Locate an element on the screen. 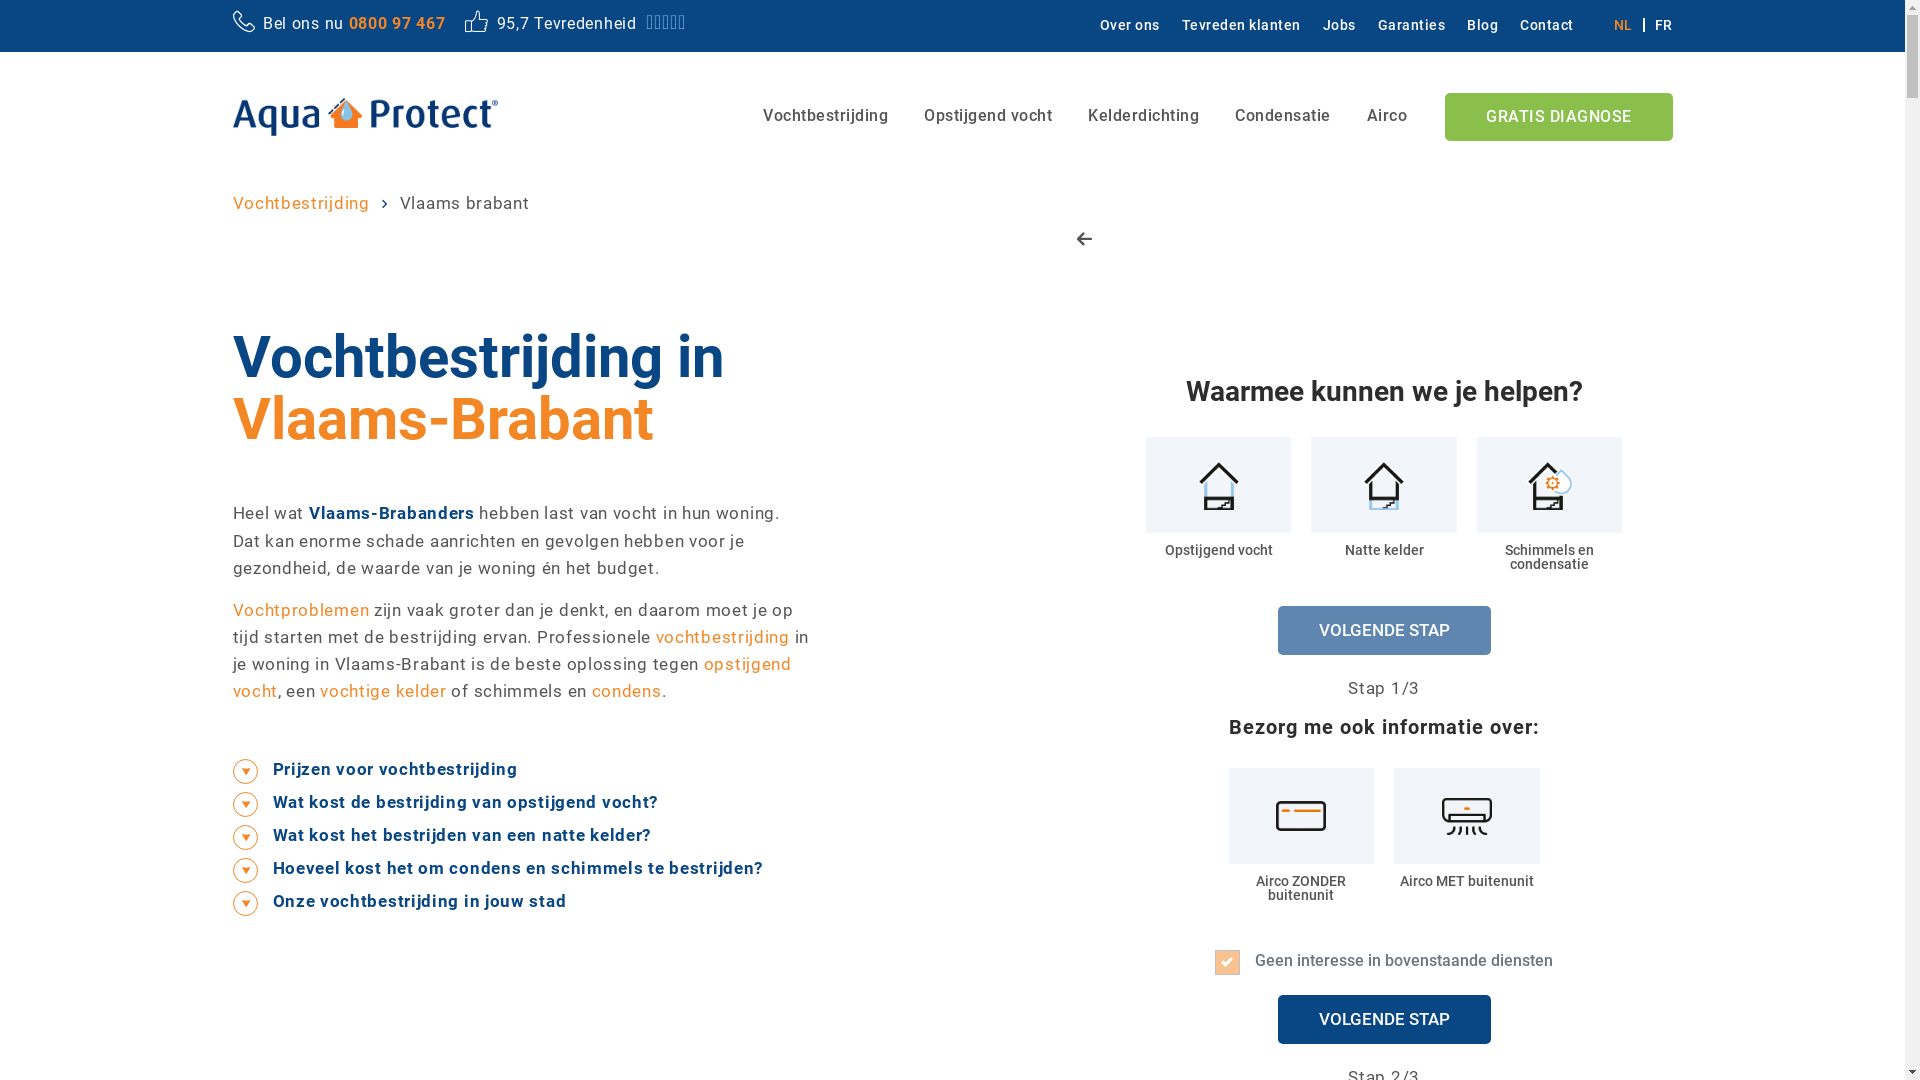 The height and width of the screenshot is (1080, 1920). 'Condensatie' is located at coordinates (1216, 115).